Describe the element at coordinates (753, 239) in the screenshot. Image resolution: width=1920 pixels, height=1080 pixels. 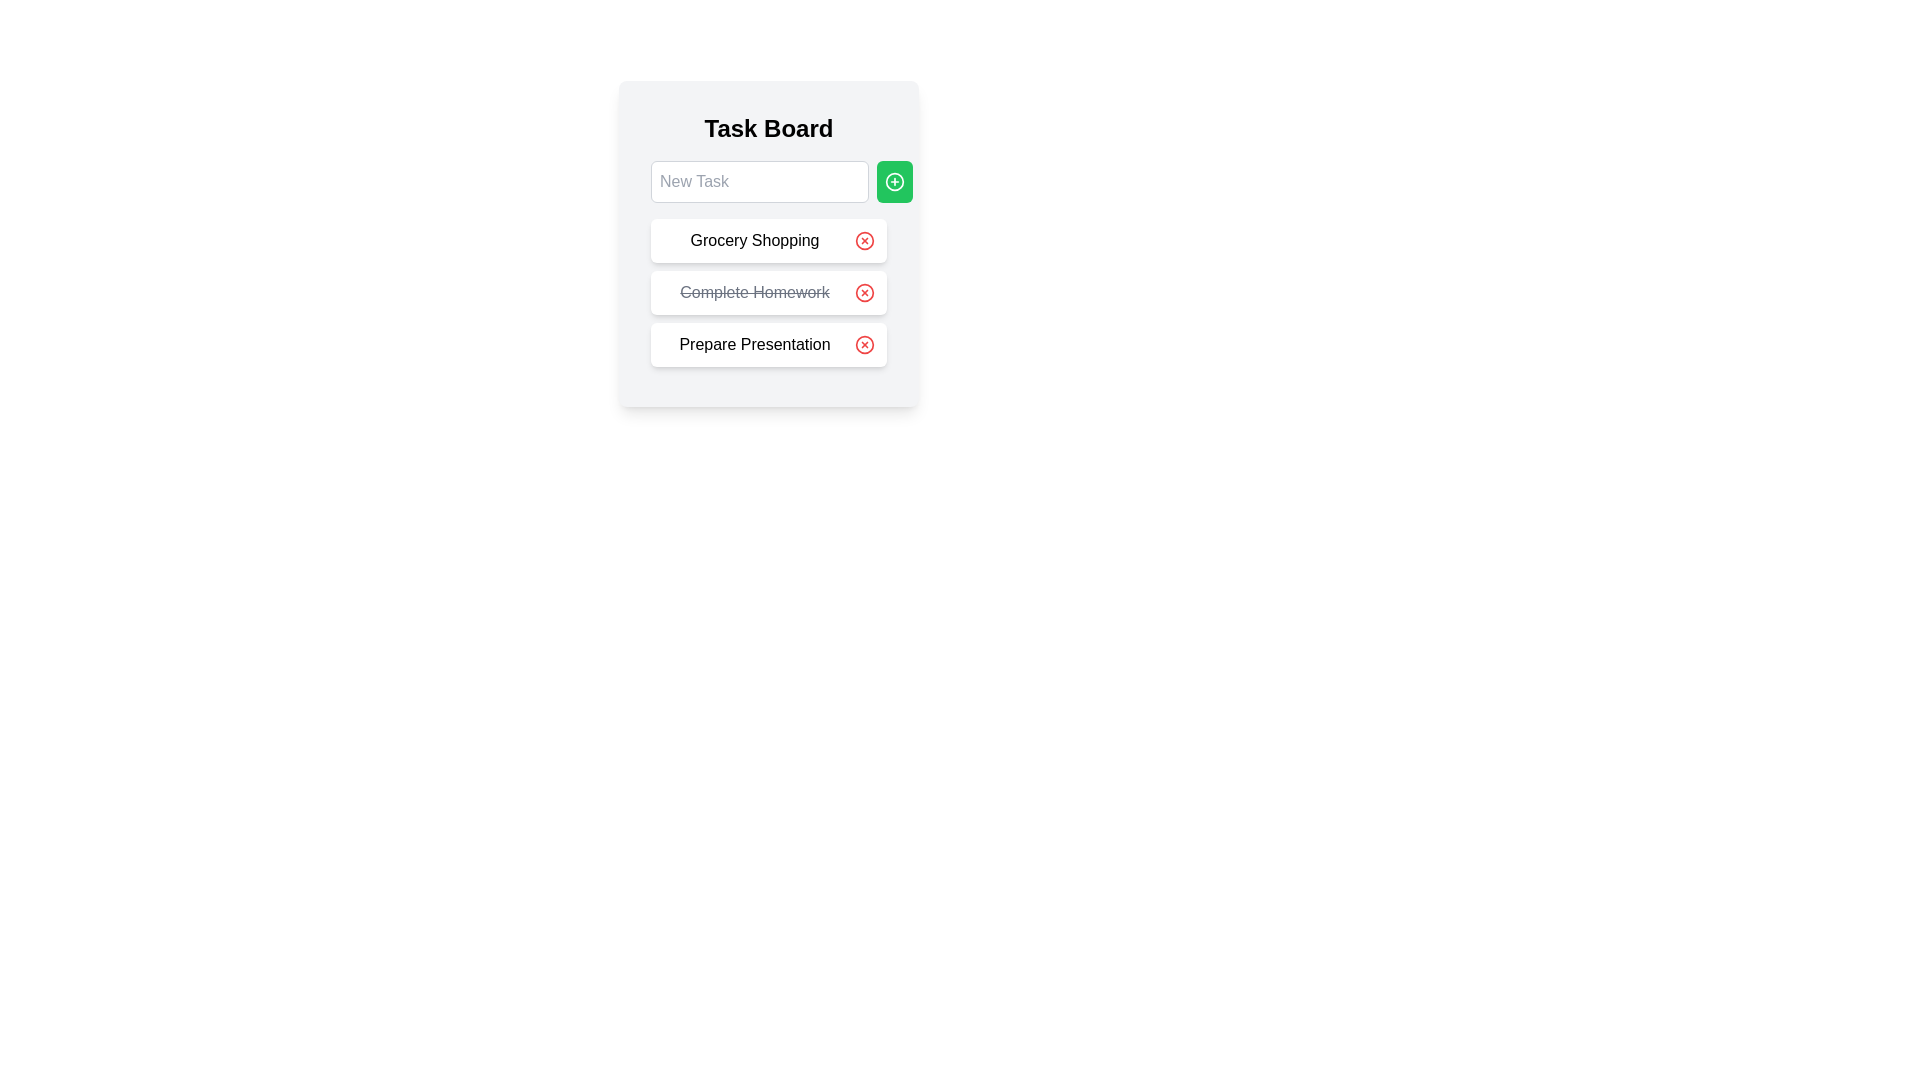
I see `the static text display for the task 'Grocery Shopping' within the to-do list for accessibility navigation` at that location.